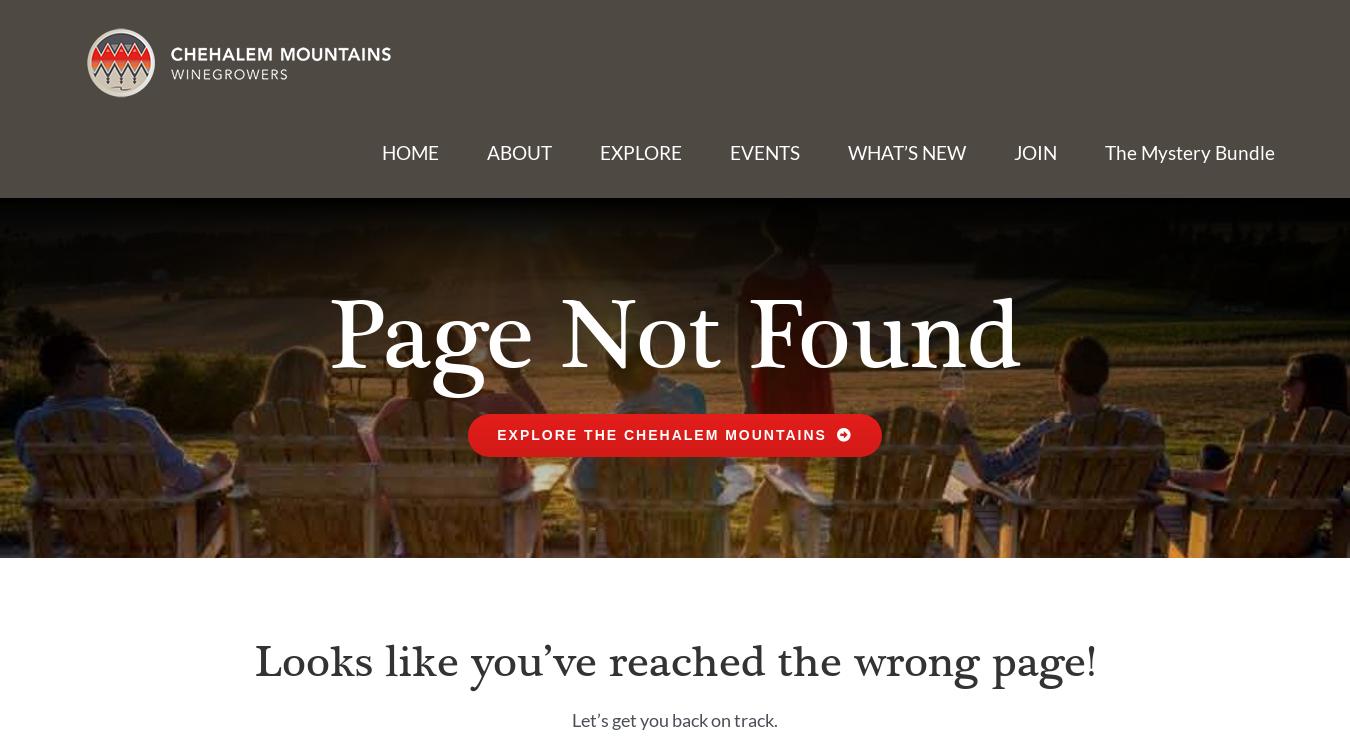 The width and height of the screenshot is (1350, 745). What do you see at coordinates (675, 334) in the screenshot?
I see `'Page Not Found'` at bounding box center [675, 334].